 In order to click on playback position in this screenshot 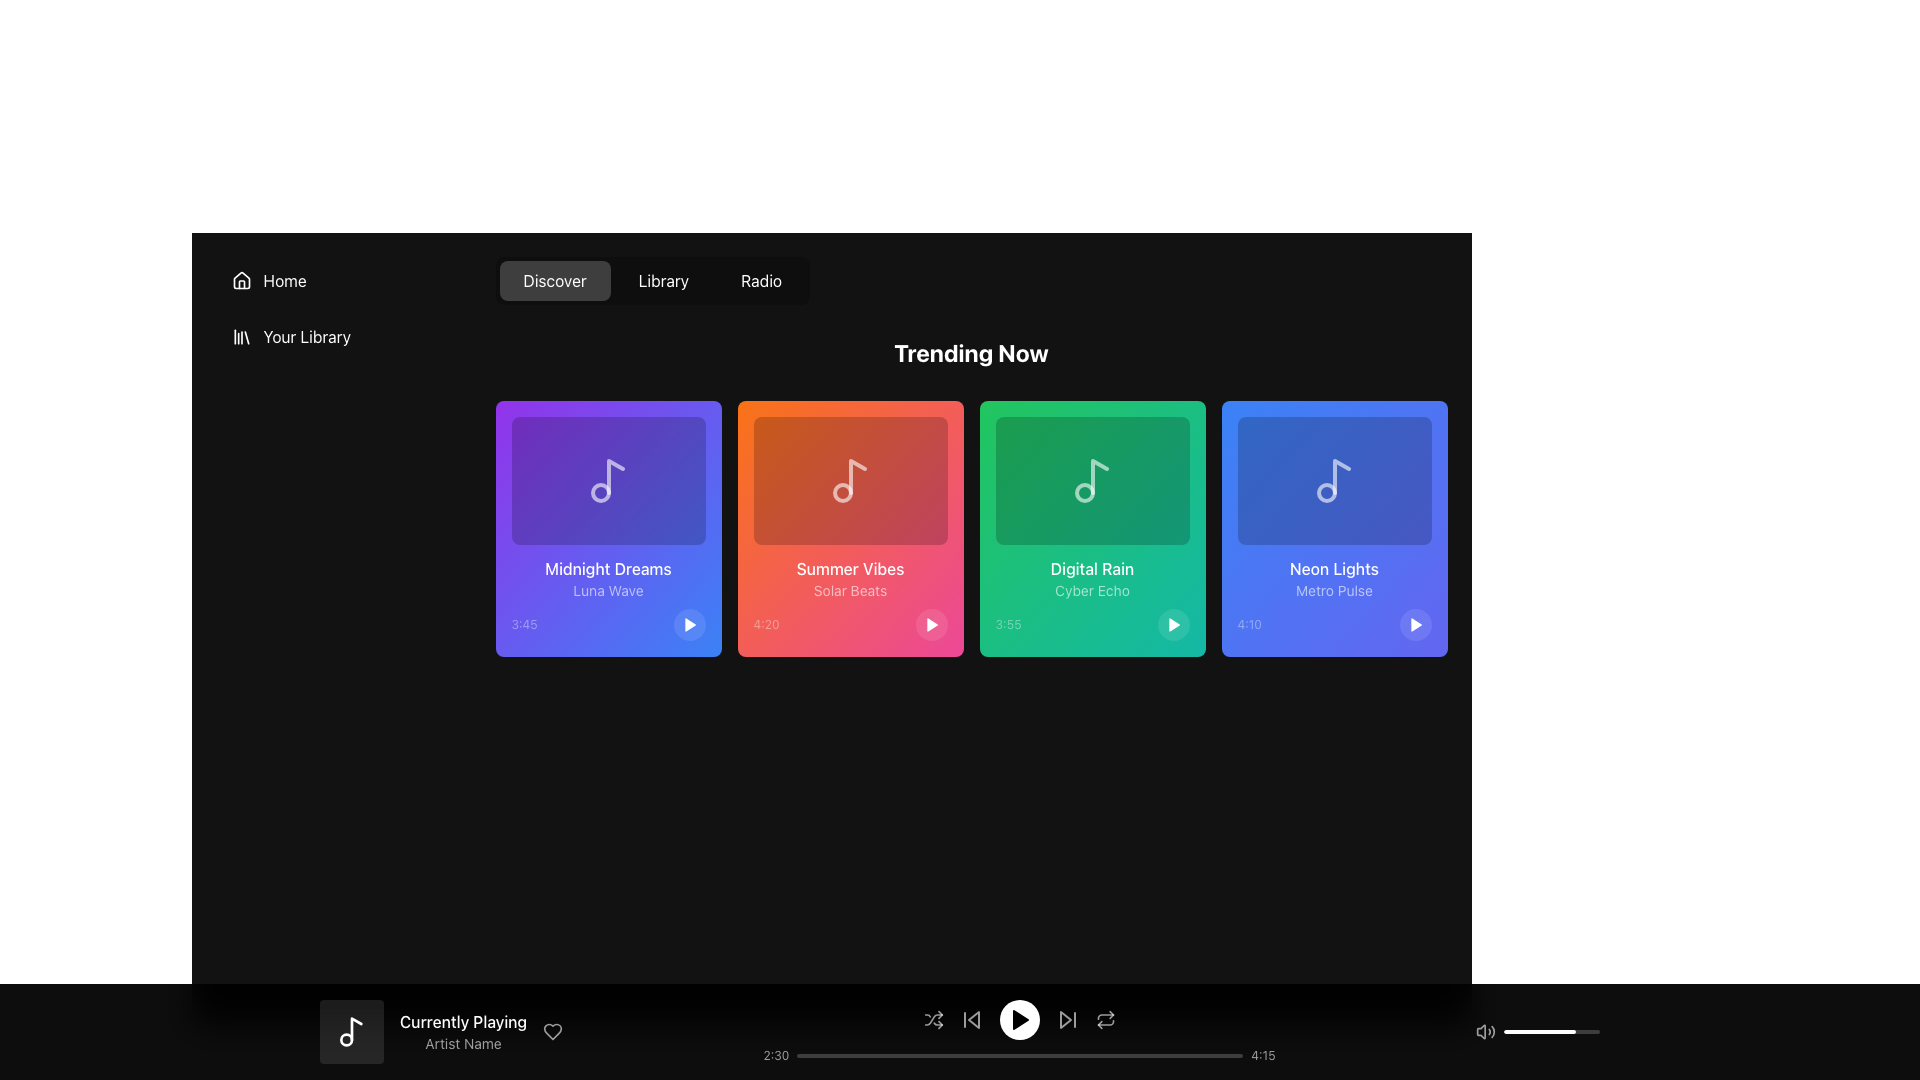, I will do `click(1187, 1055)`.